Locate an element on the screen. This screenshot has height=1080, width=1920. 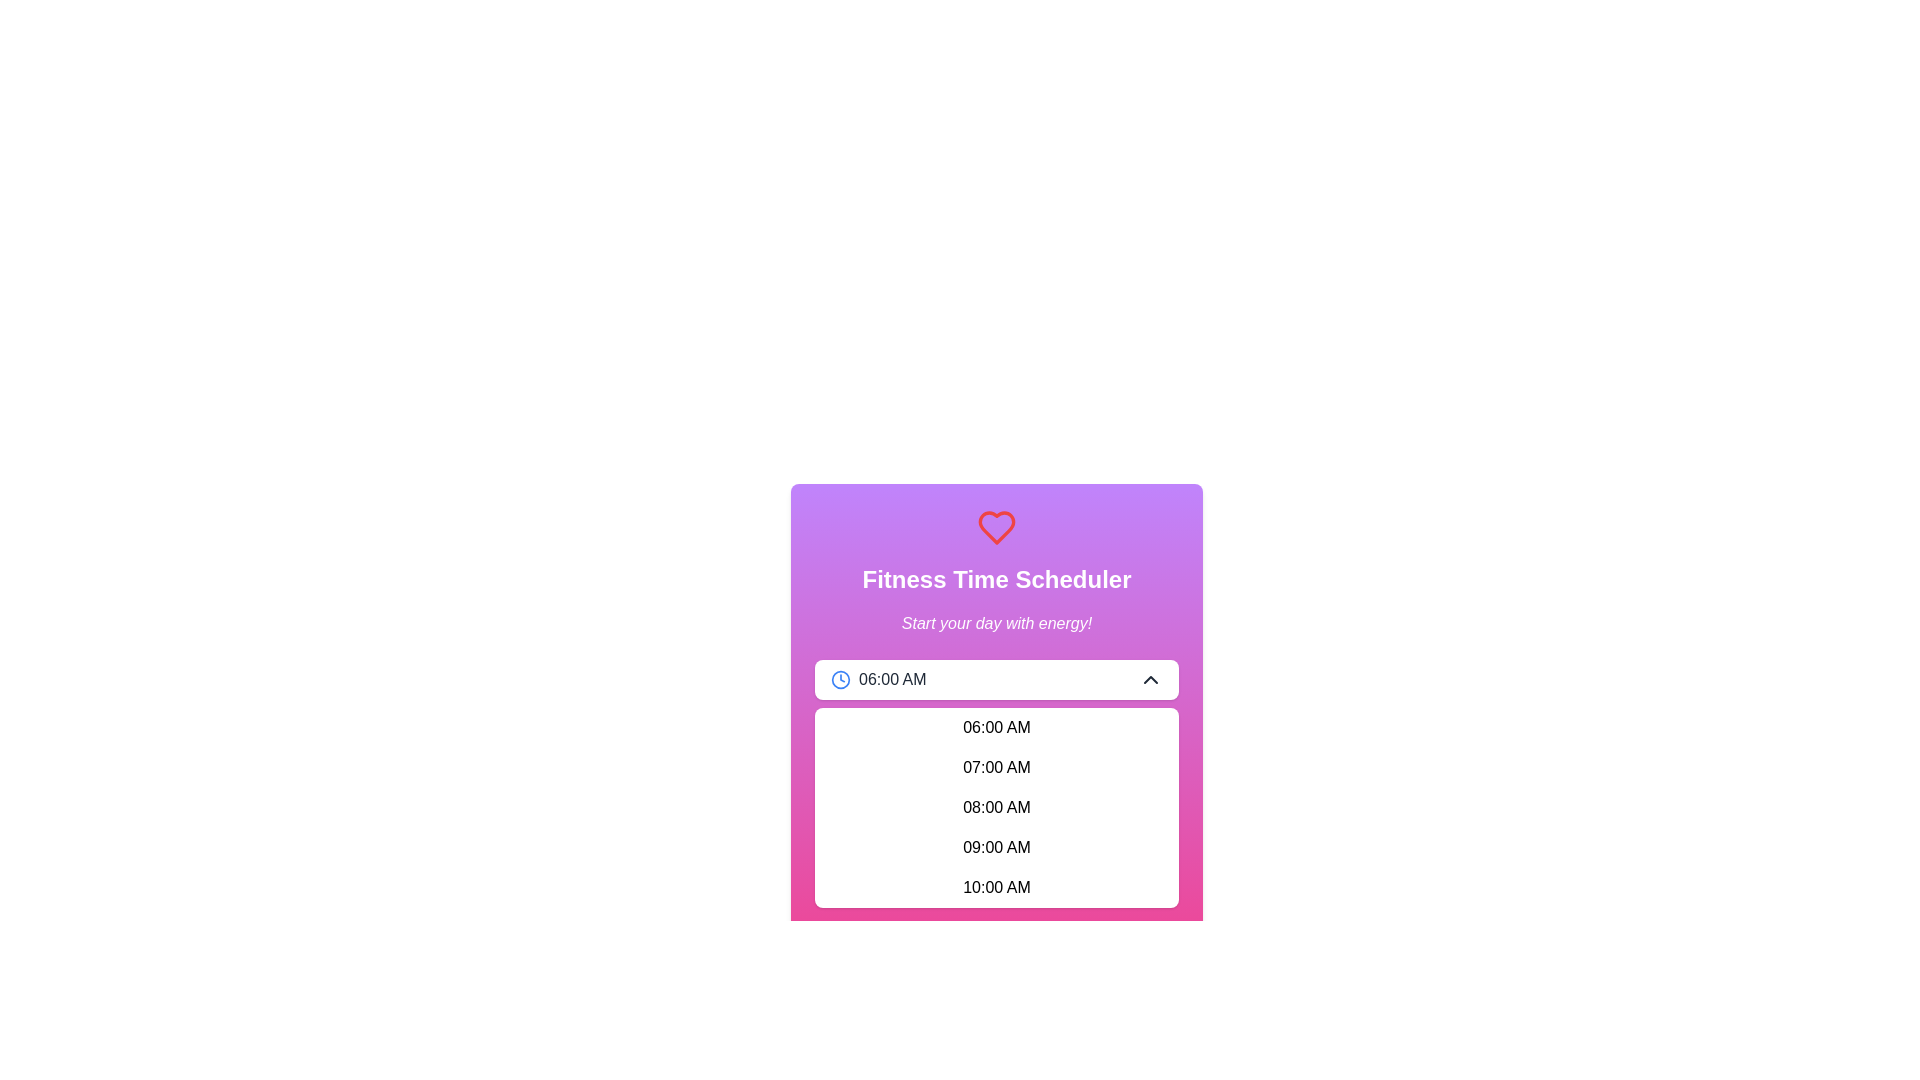
the list item displaying '09:00 AM' in bold font within the dropdown menu, which is the fourth item in the list is located at coordinates (997, 848).